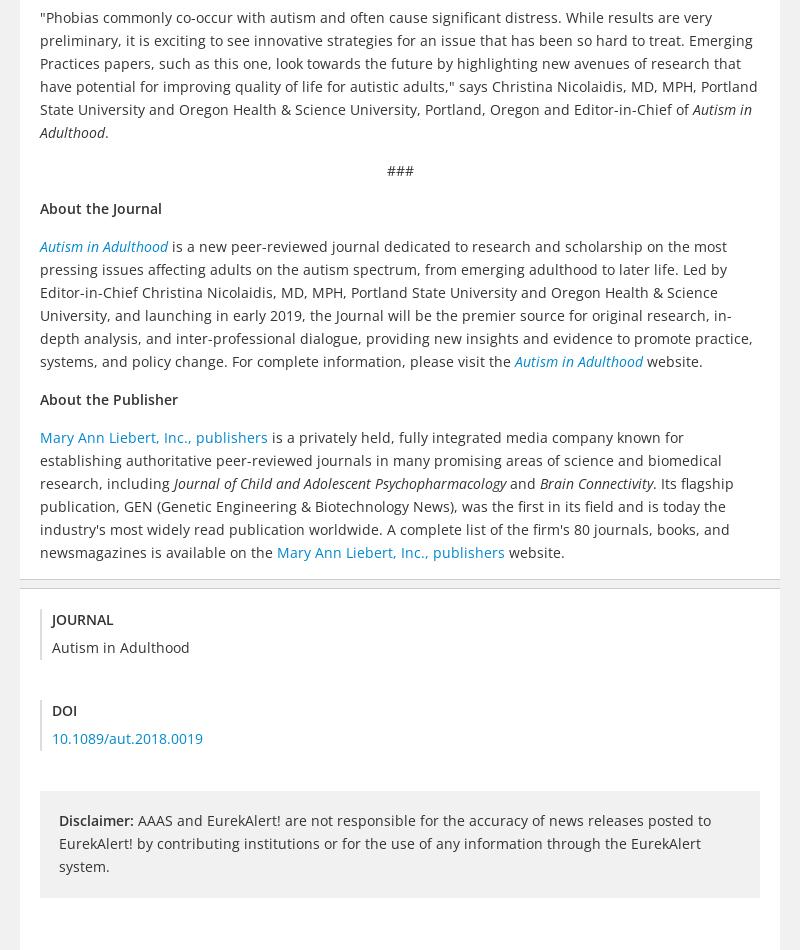 Image resolution: width=800 pixels, height=950 pixels. What do you see at coordinates (39, 516) in the screenshot?
I see `'. Its flagship publication, GEN (Genetic Engineering & Biotechnology News), was the first in its field and is today the industry's most widely read publication worldwide. A complete list of the firm's 80 journals, books, and newsmagazines is available on the'` at bounding box center [39, 516].